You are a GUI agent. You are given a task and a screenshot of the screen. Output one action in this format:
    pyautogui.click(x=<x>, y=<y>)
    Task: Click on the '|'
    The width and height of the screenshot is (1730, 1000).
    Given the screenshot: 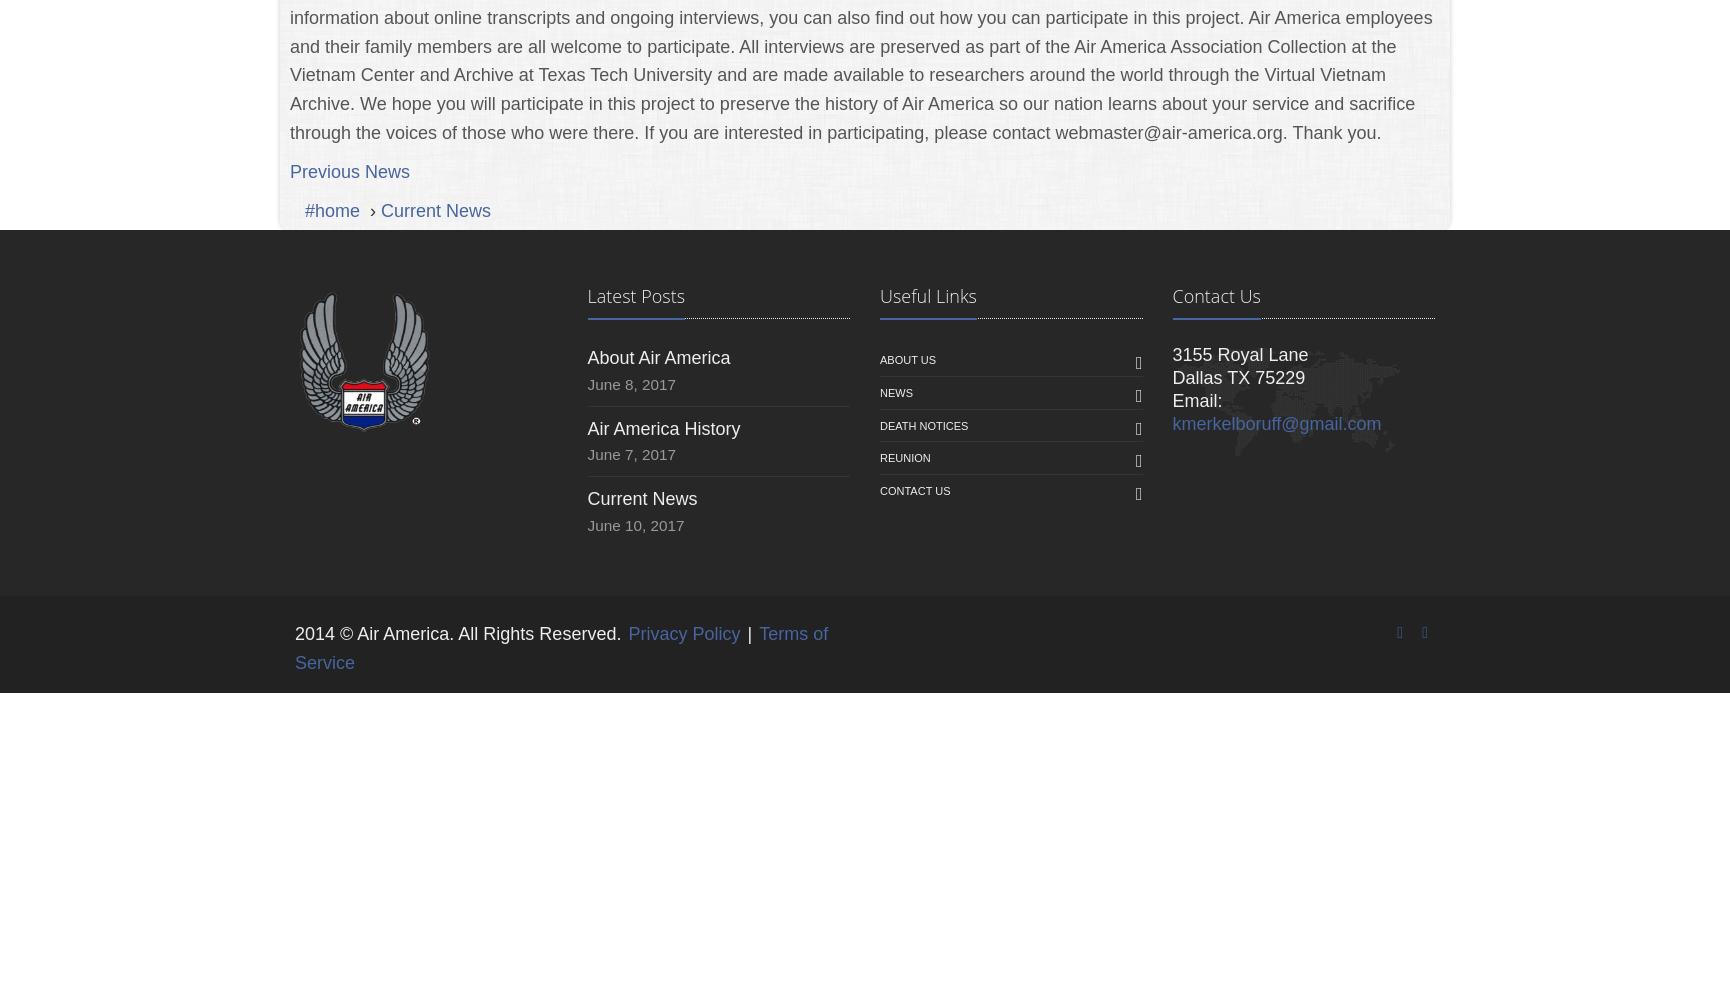 What is the action you would take?
    pyautogui.click(x=748, y=634)
    